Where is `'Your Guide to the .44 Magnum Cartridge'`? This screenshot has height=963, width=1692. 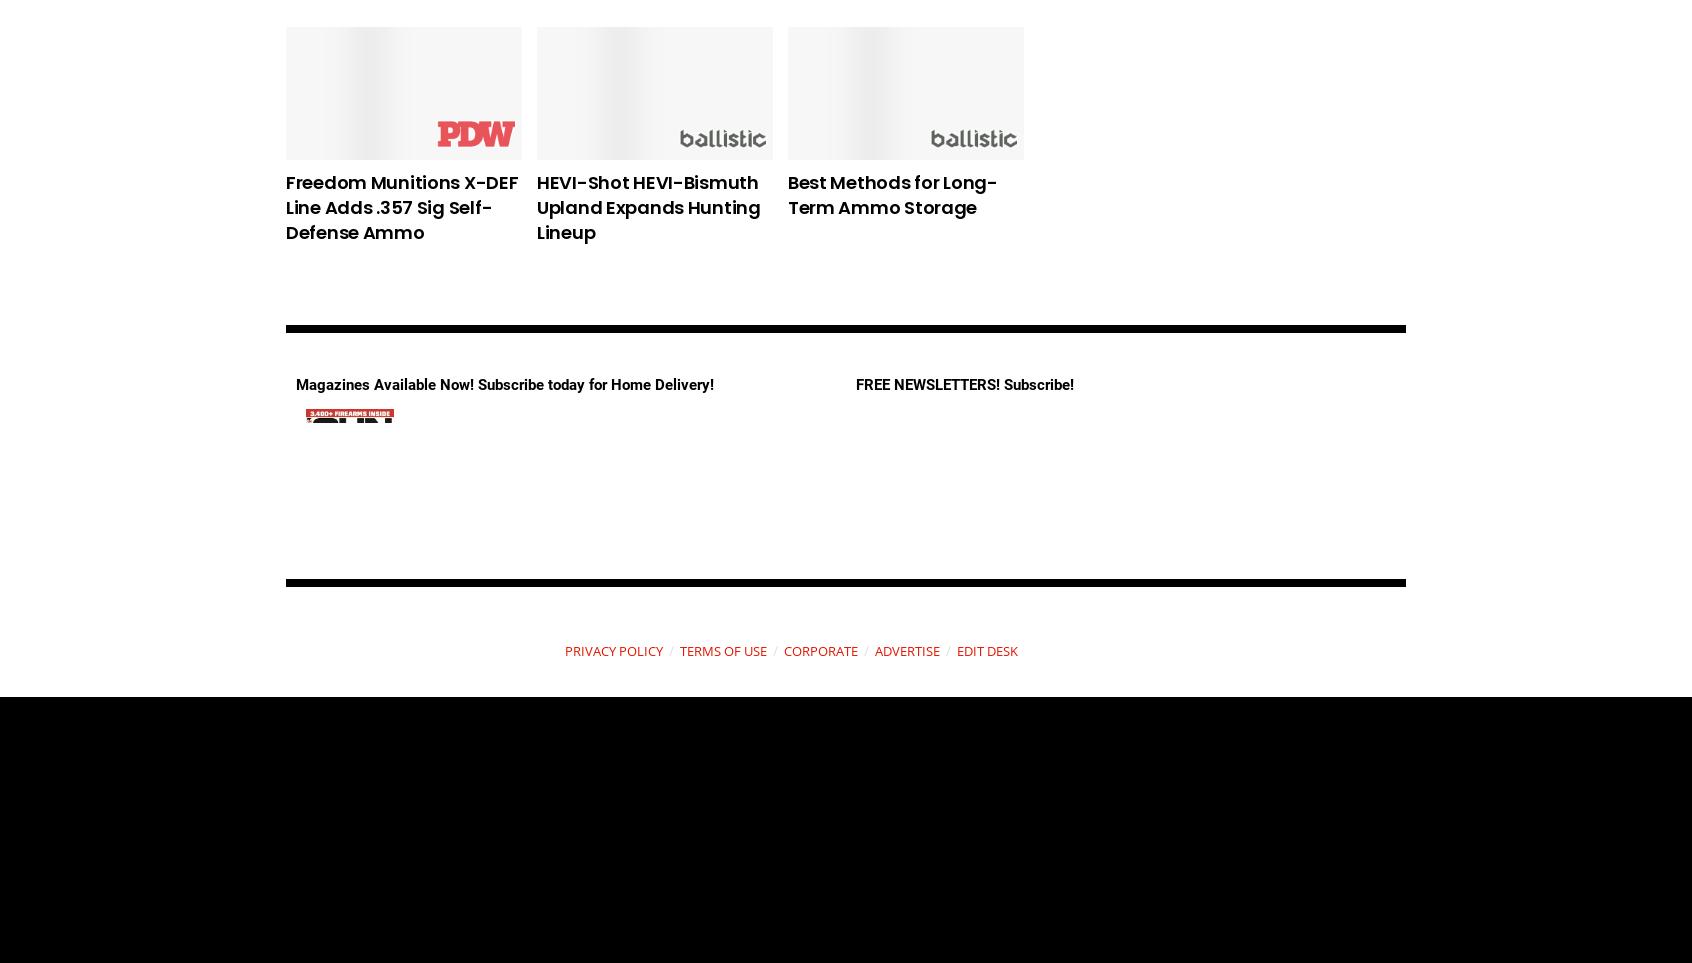 'Your Guide to the .44 Magnum Cartridge' is located at coordinates (1382, 194).